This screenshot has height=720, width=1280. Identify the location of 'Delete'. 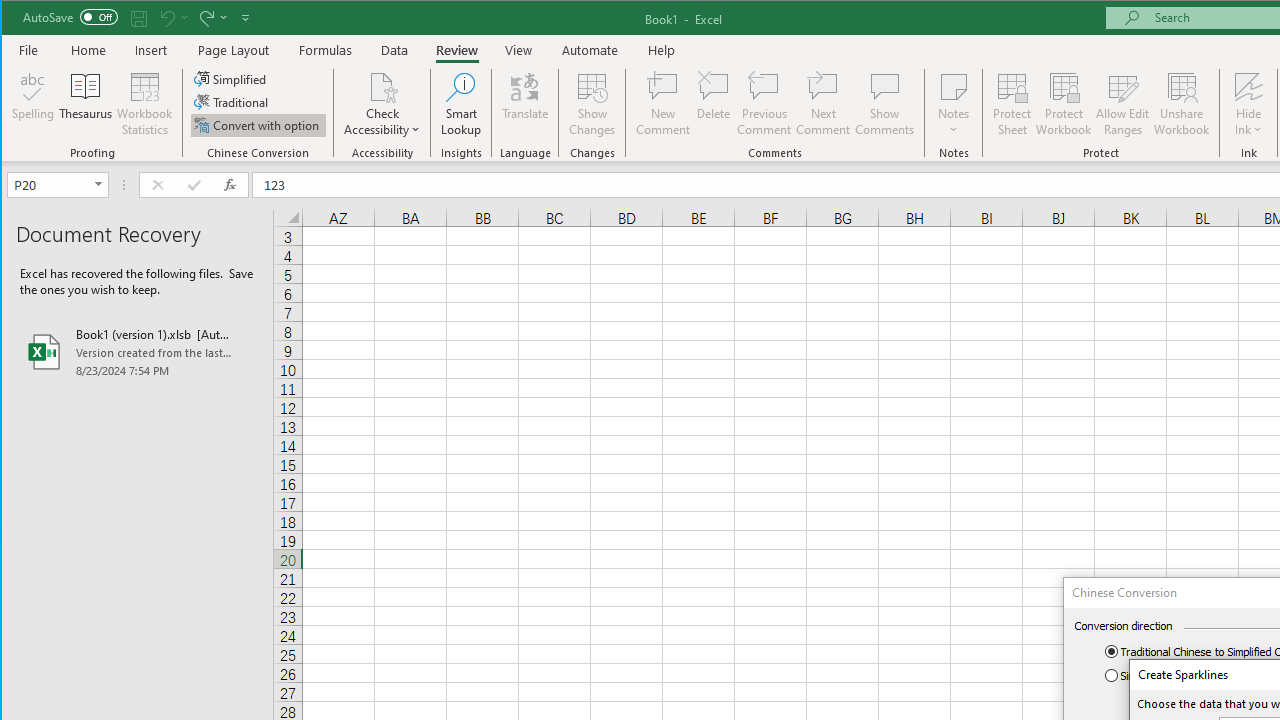
(713, 104).